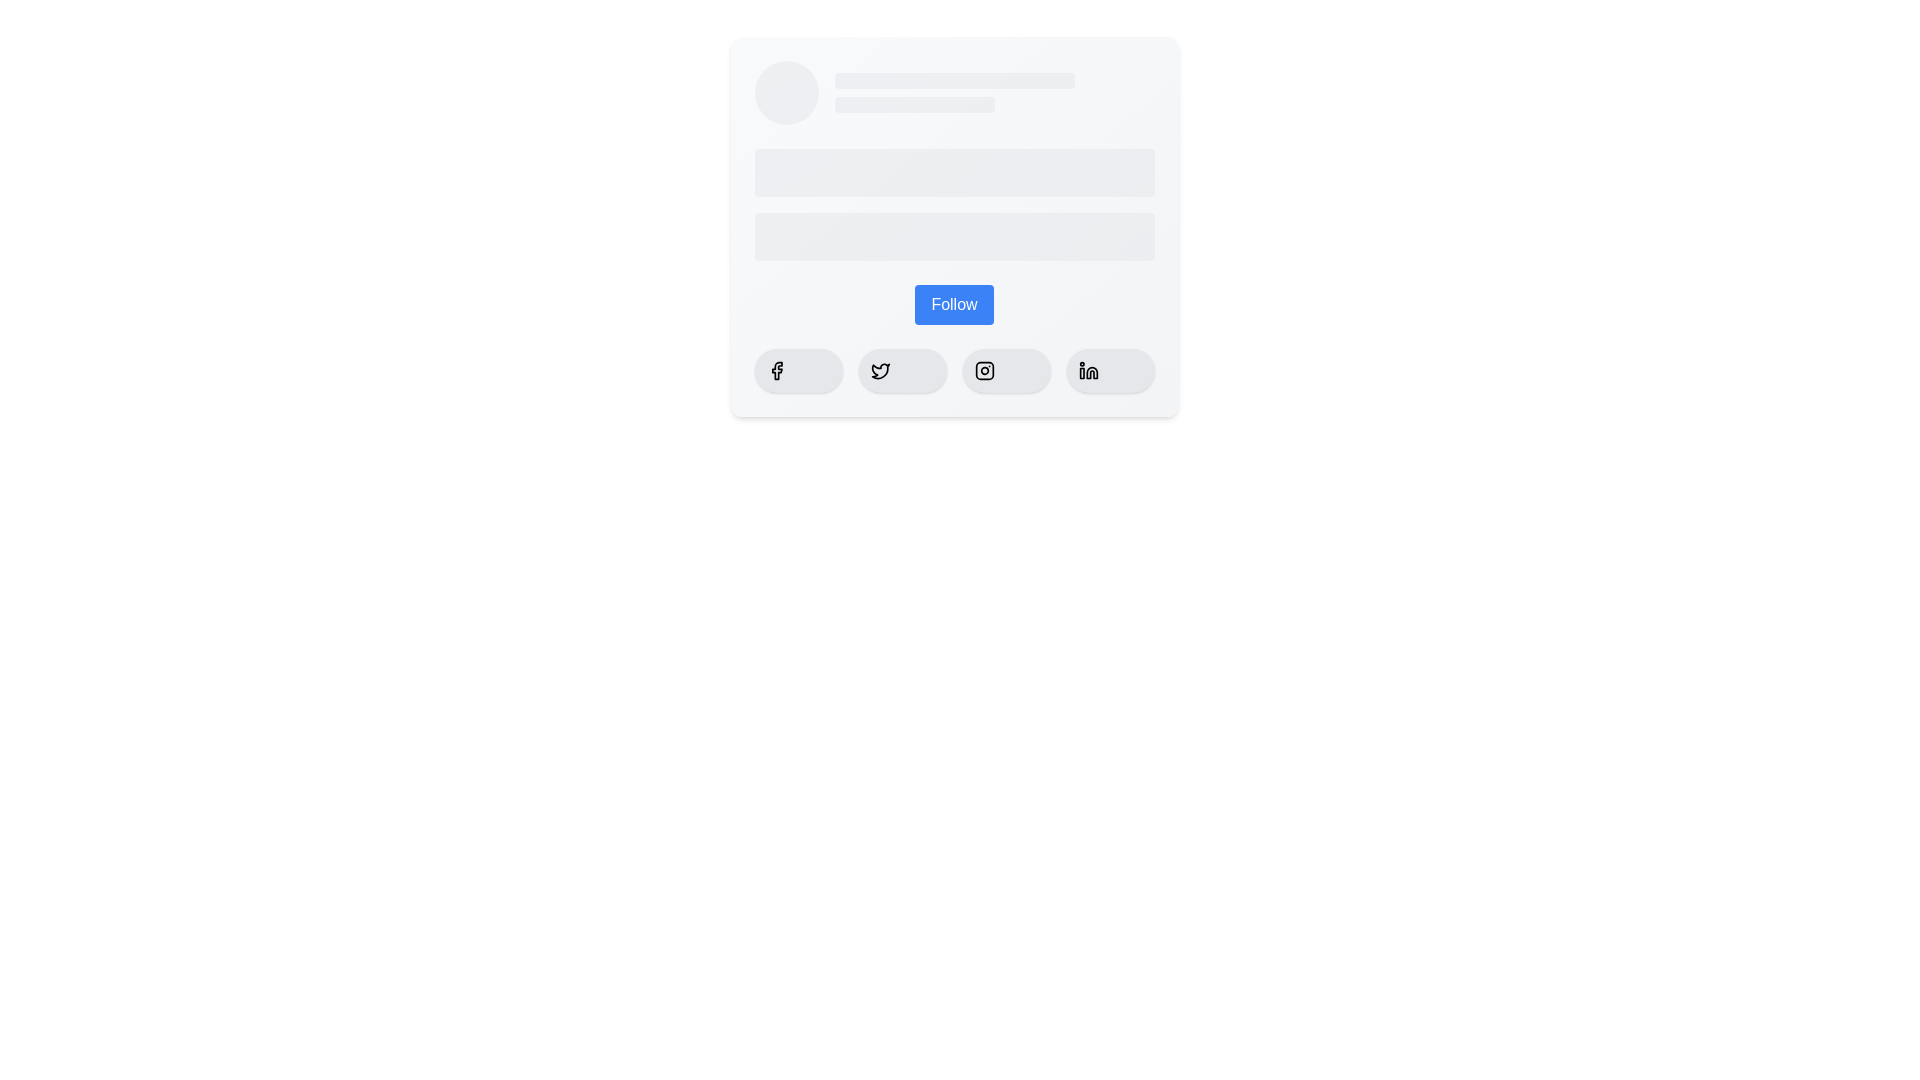 The height and width of the screenshot is (1080, 1920). What do you see at coordinates (775, 370) in the screenshot?
I see `the Facebook icon button, which is a circular button with a thin stroke outline depicting the Facebook logo, located at the bottom-left corner of a grid of social media icons` at bounding box center [775, 370].